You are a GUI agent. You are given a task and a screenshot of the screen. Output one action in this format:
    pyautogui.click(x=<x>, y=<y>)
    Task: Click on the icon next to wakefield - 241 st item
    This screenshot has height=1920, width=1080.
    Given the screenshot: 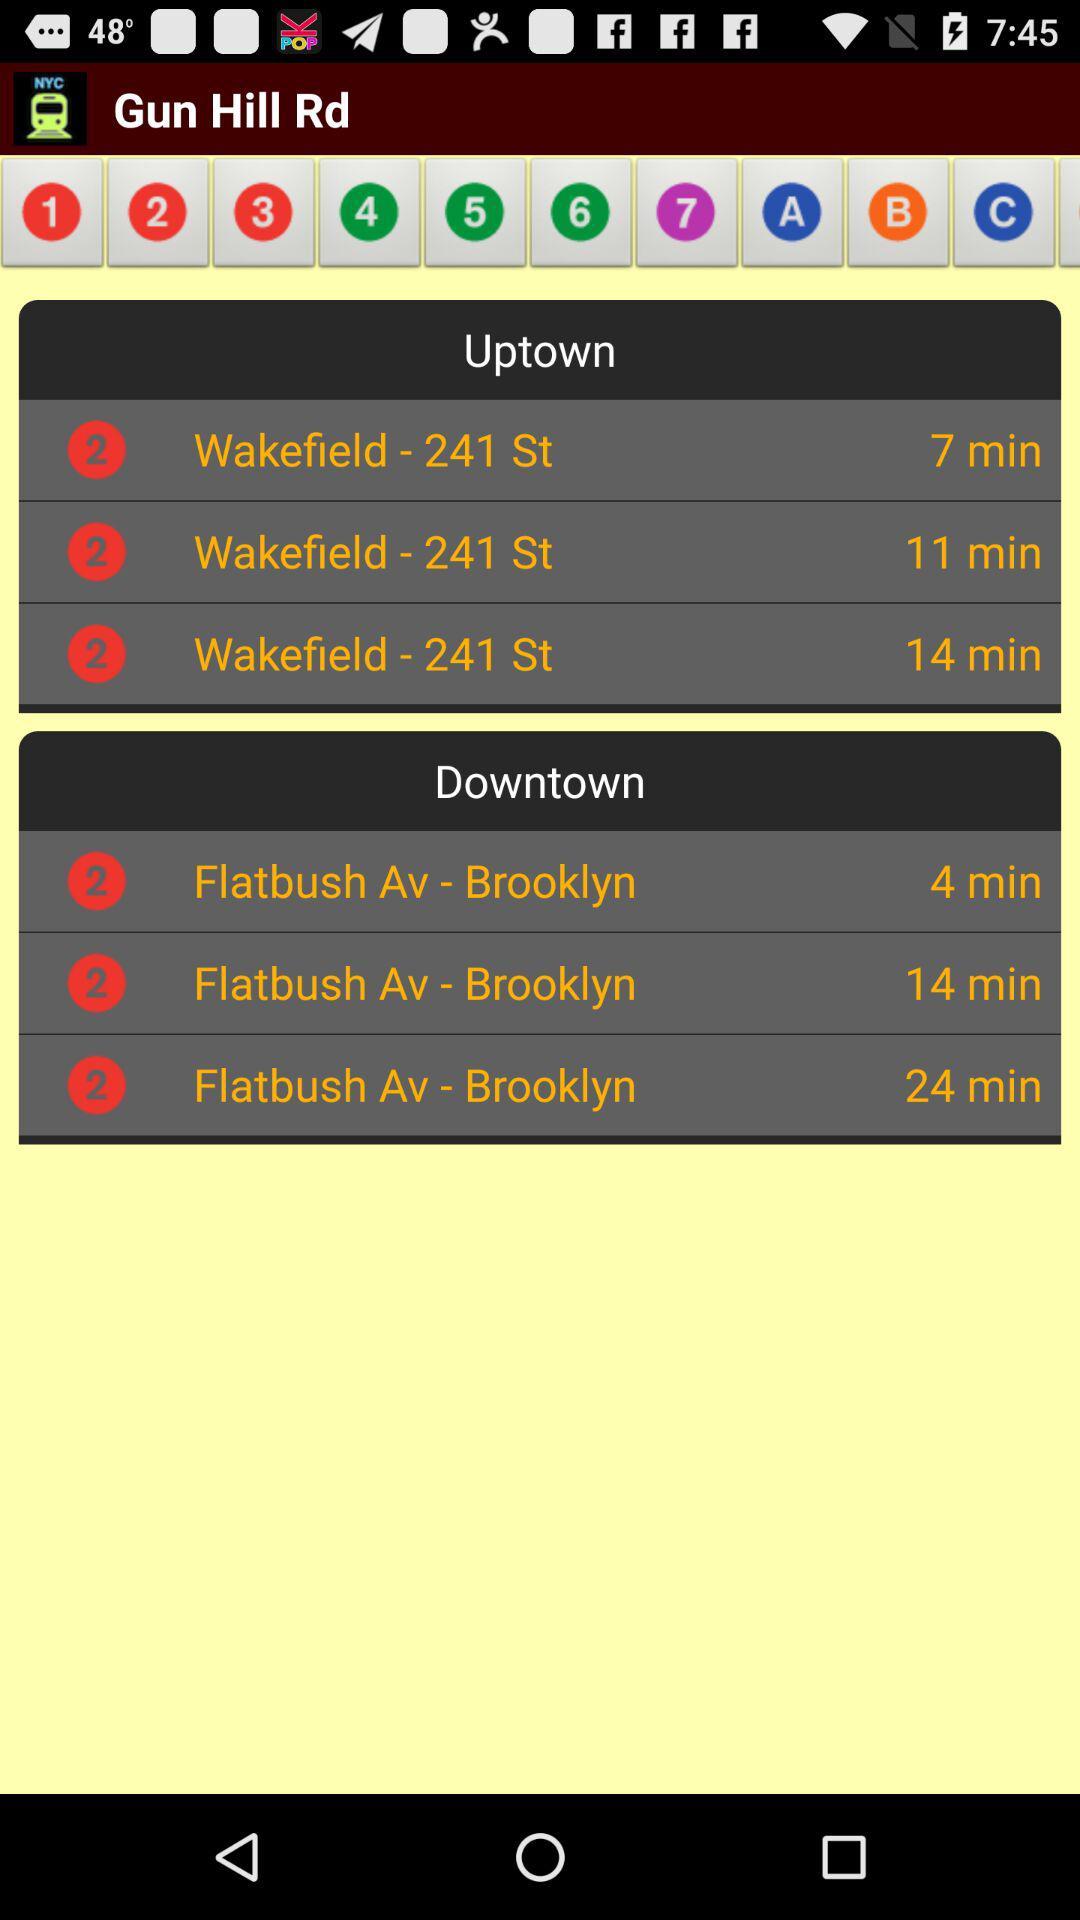 What is the action you would take?
    pyautogui.click(x=904, y=447)
    